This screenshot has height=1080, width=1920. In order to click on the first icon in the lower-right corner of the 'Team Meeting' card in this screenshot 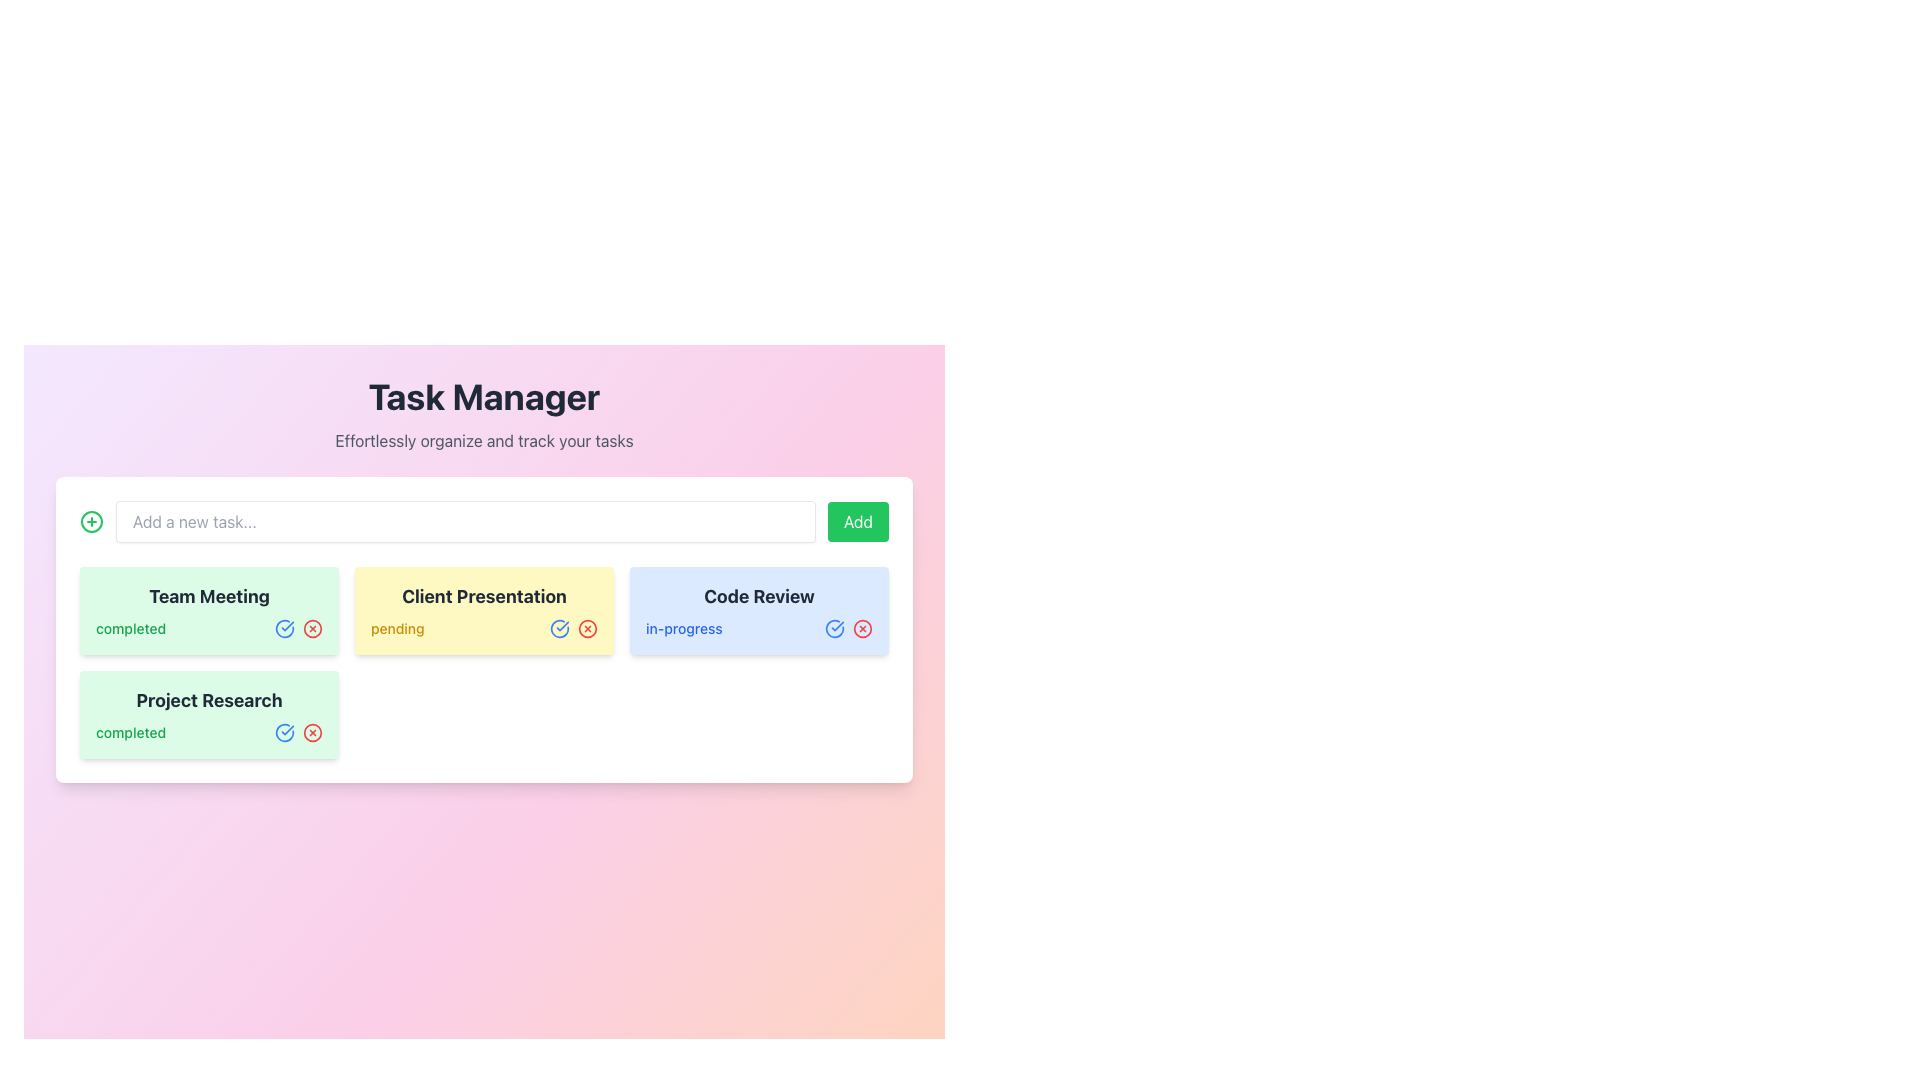, I will do `click(283, 627)`.